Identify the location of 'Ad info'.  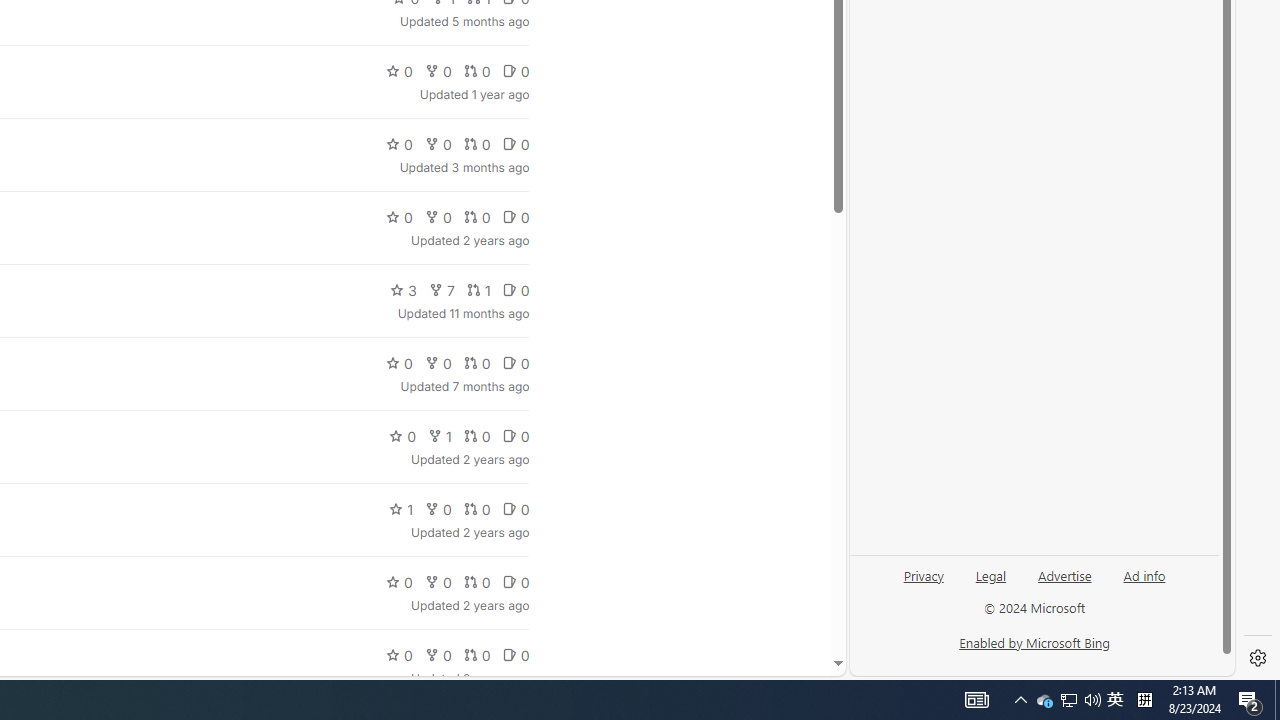
(1144, 574).